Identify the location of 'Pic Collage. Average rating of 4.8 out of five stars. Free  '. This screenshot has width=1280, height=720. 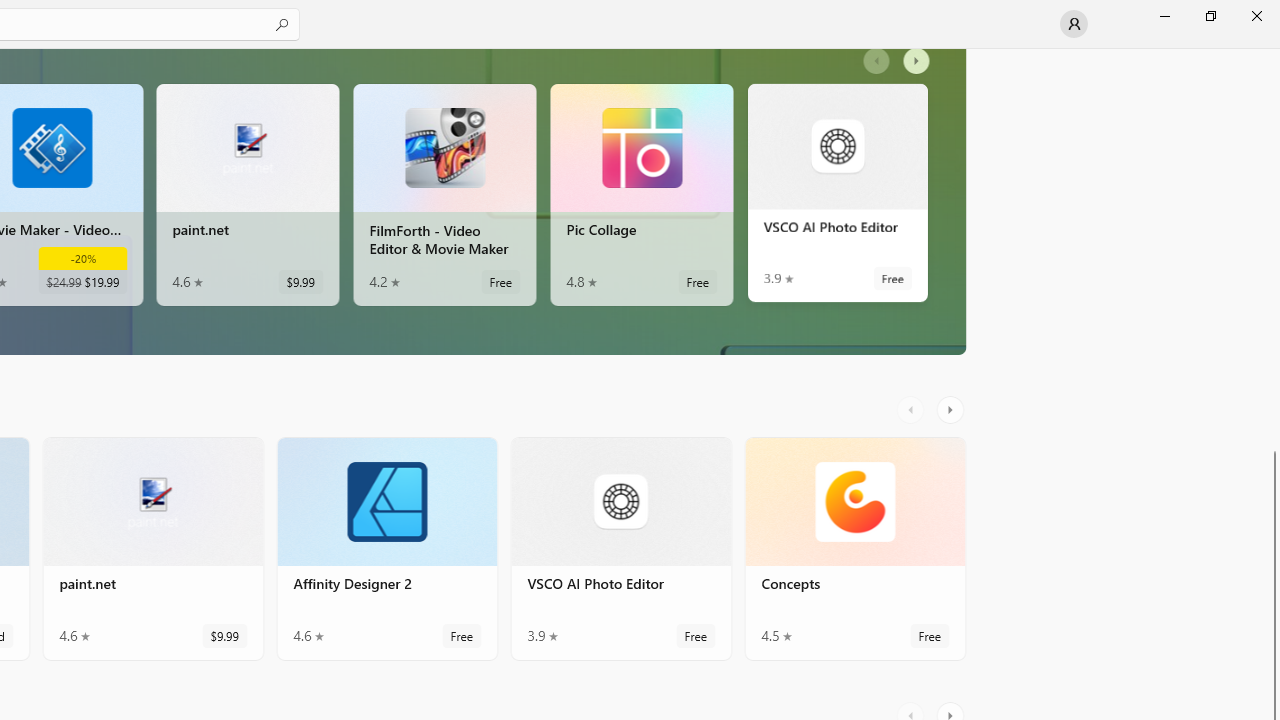
(641, 194).